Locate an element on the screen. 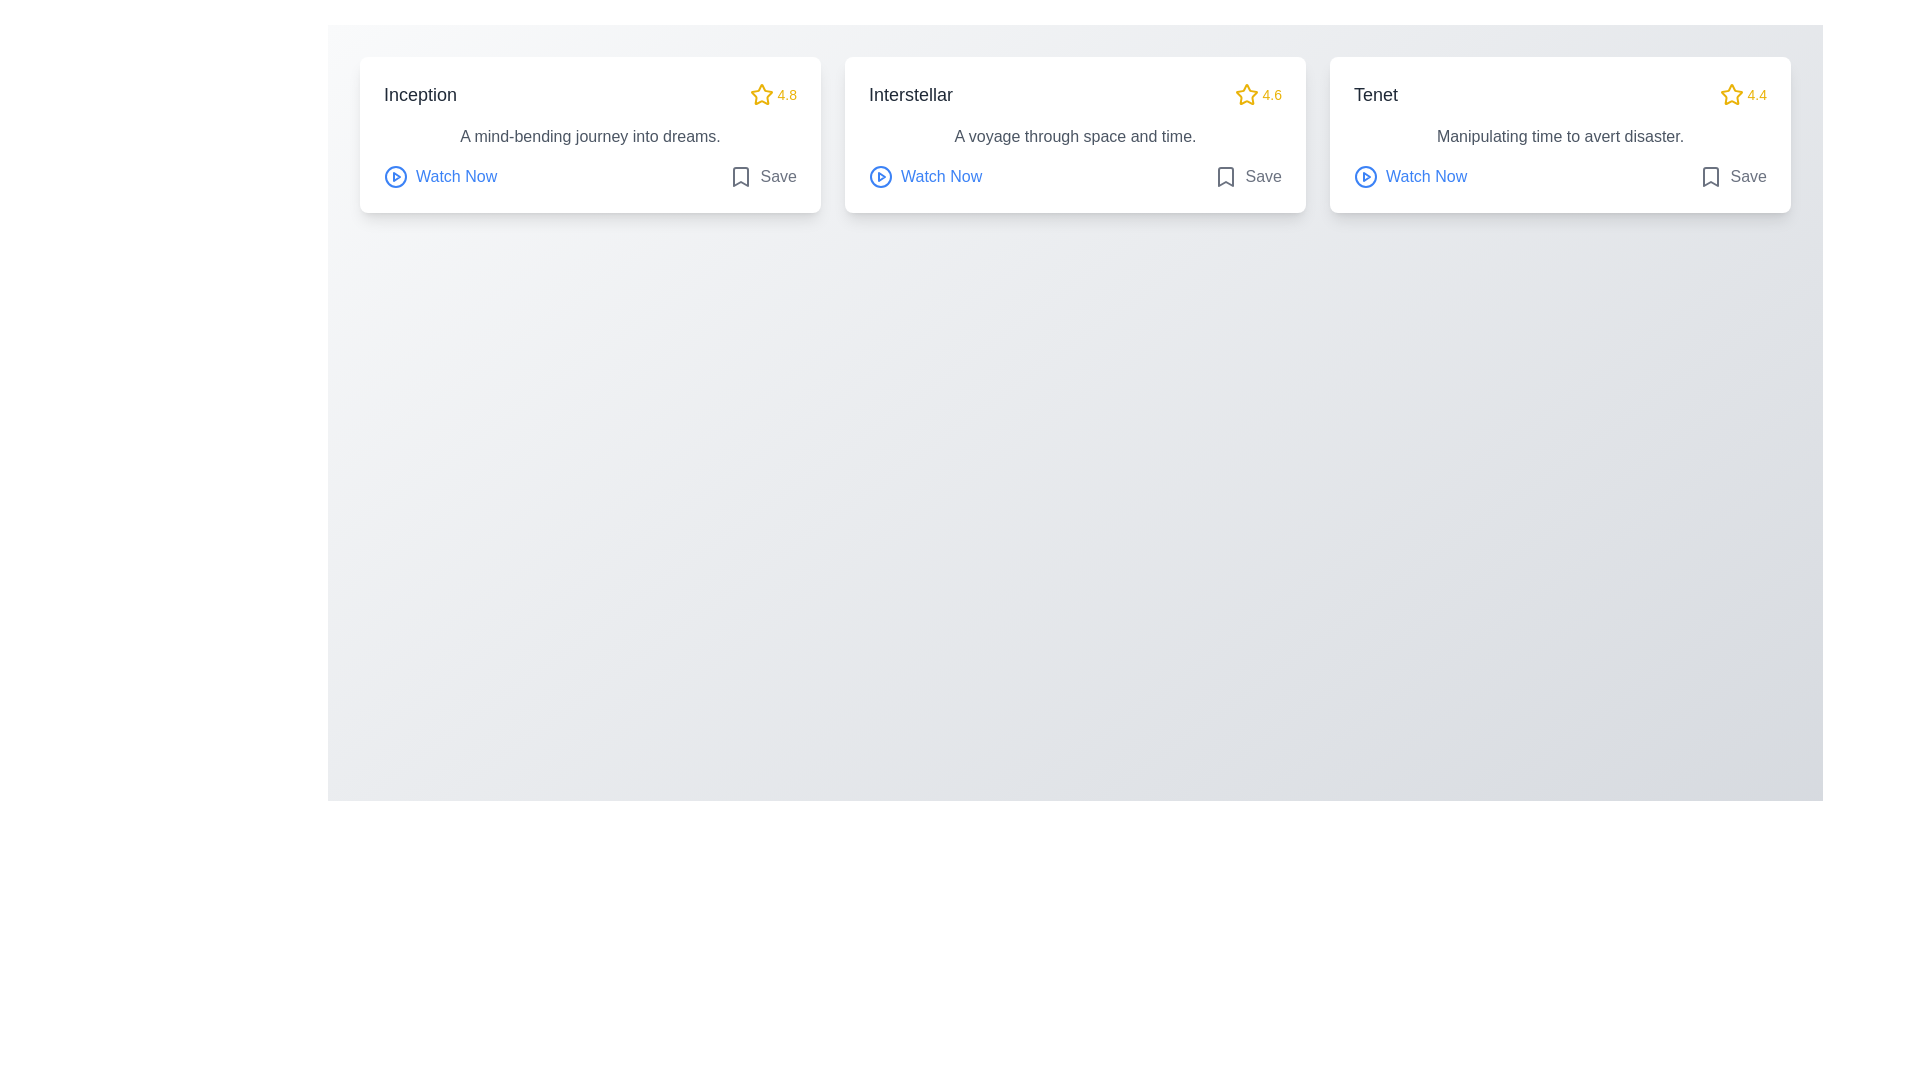 Image resolution: width=1920 pixels, height=1080 pixels. the circular play icon with a blue outline and white triangle, located within the 'Watch Now' button for the movie 'Tenet' is located at coordinates (1365, 176).